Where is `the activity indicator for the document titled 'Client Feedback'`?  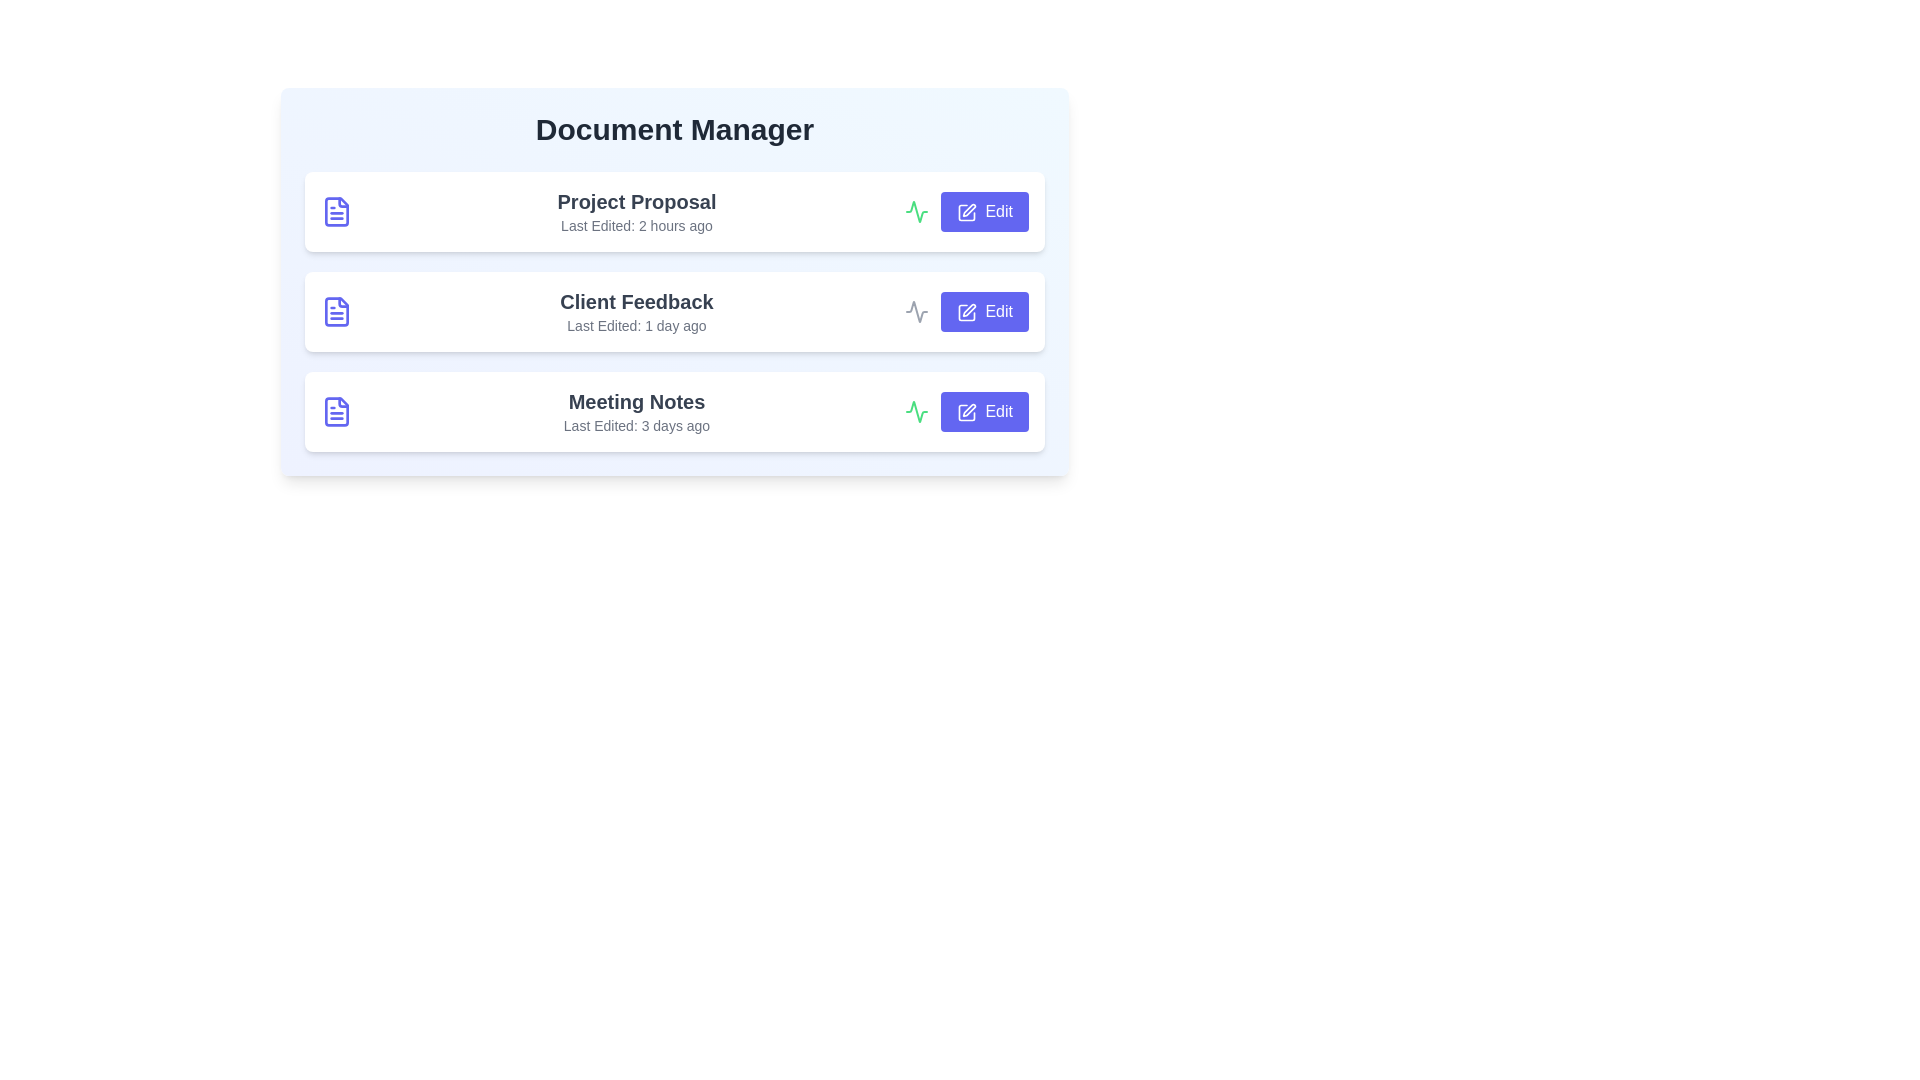
the activity indicator for the document titled 'Client Feedback' is located at coordinates (915, 312).